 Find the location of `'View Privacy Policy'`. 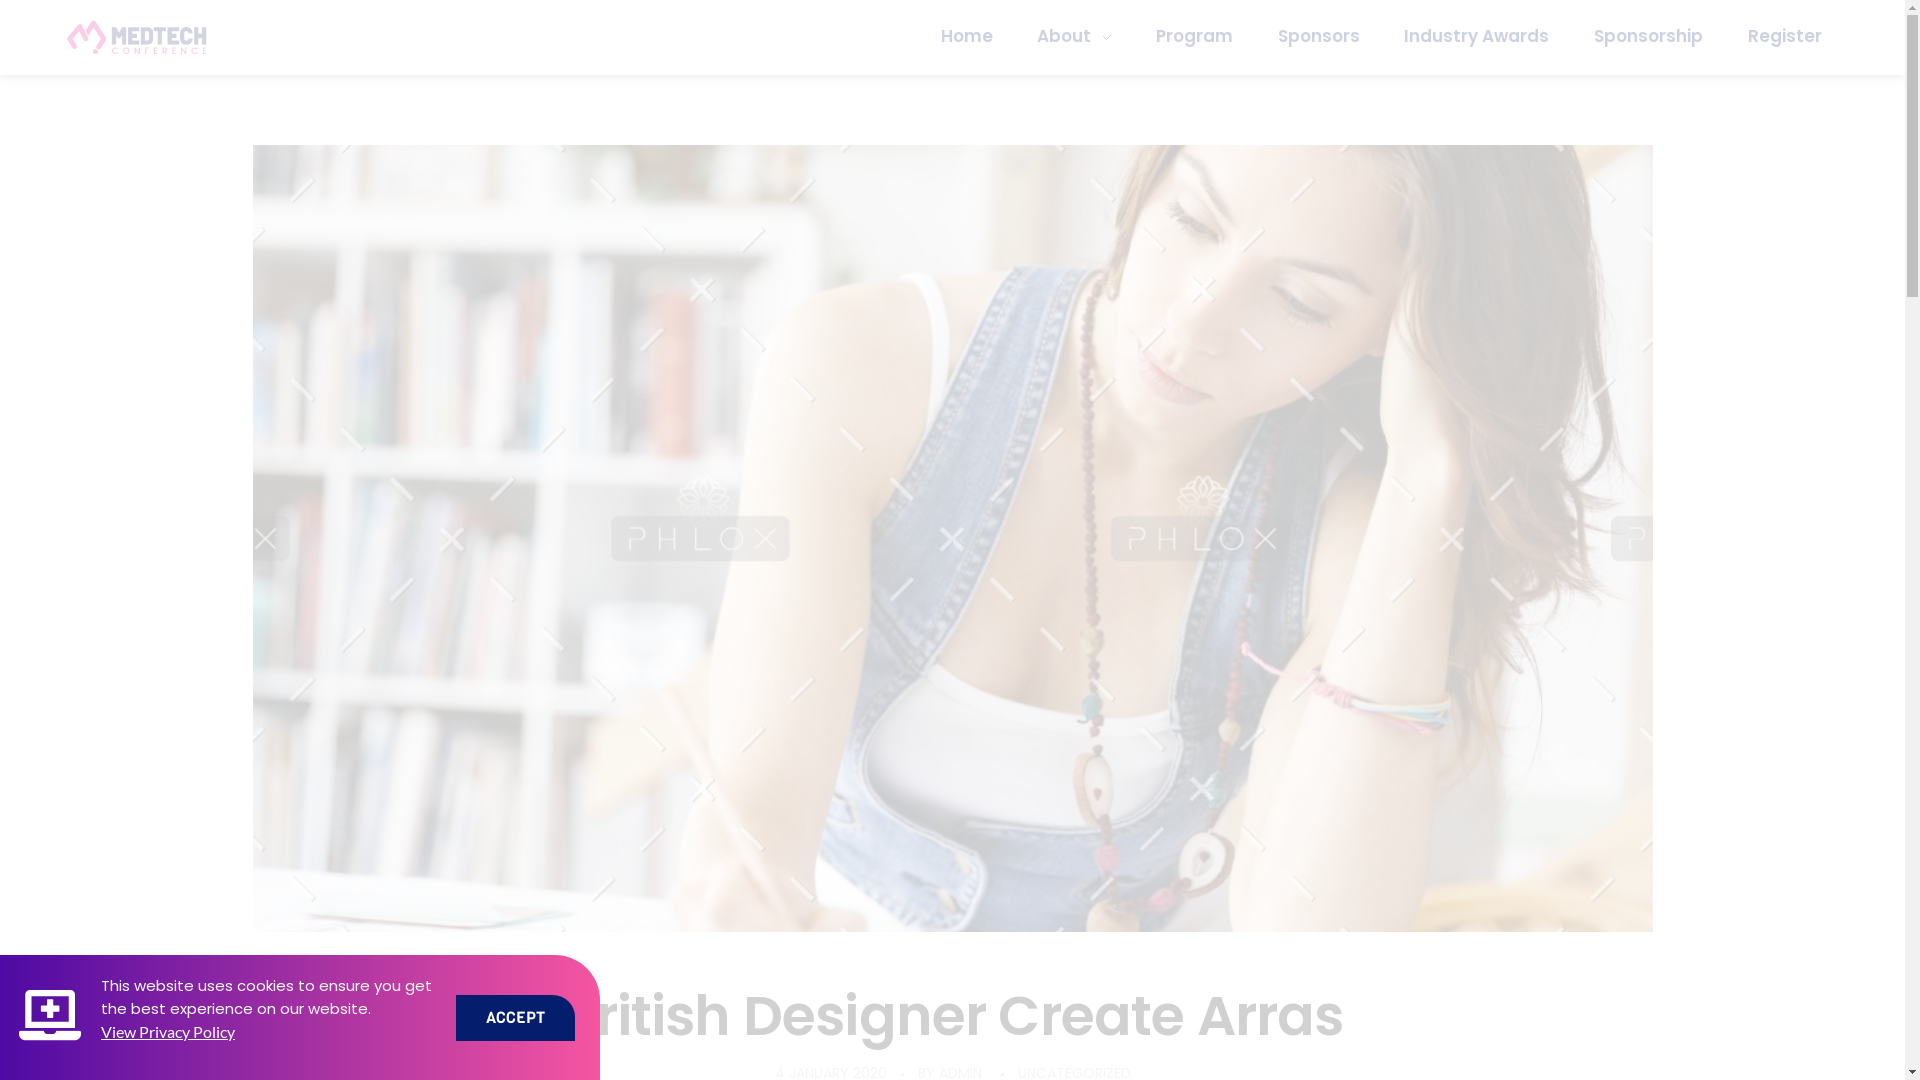

'View Privacy Policy' is located at coordinates (168, 1031).